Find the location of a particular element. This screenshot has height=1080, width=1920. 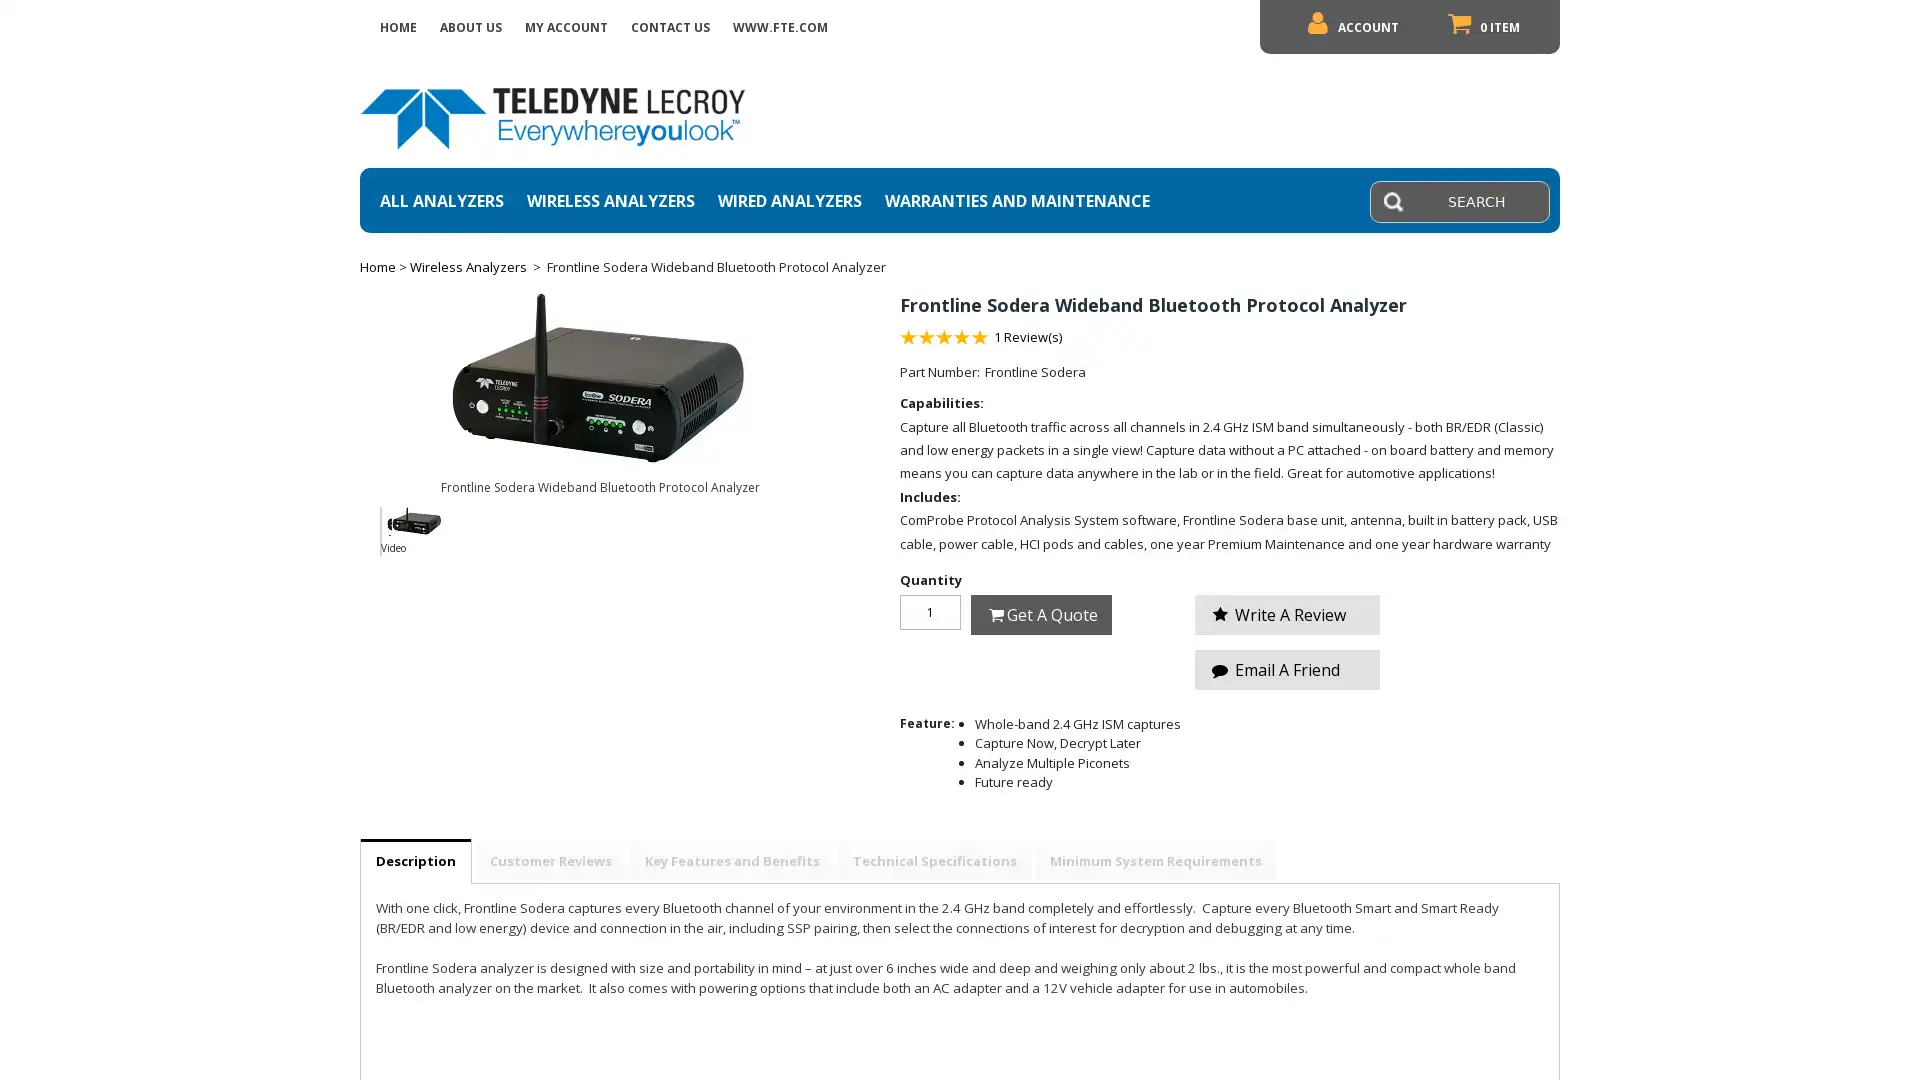

Get A Quote is located at coordinates (1040, 613).